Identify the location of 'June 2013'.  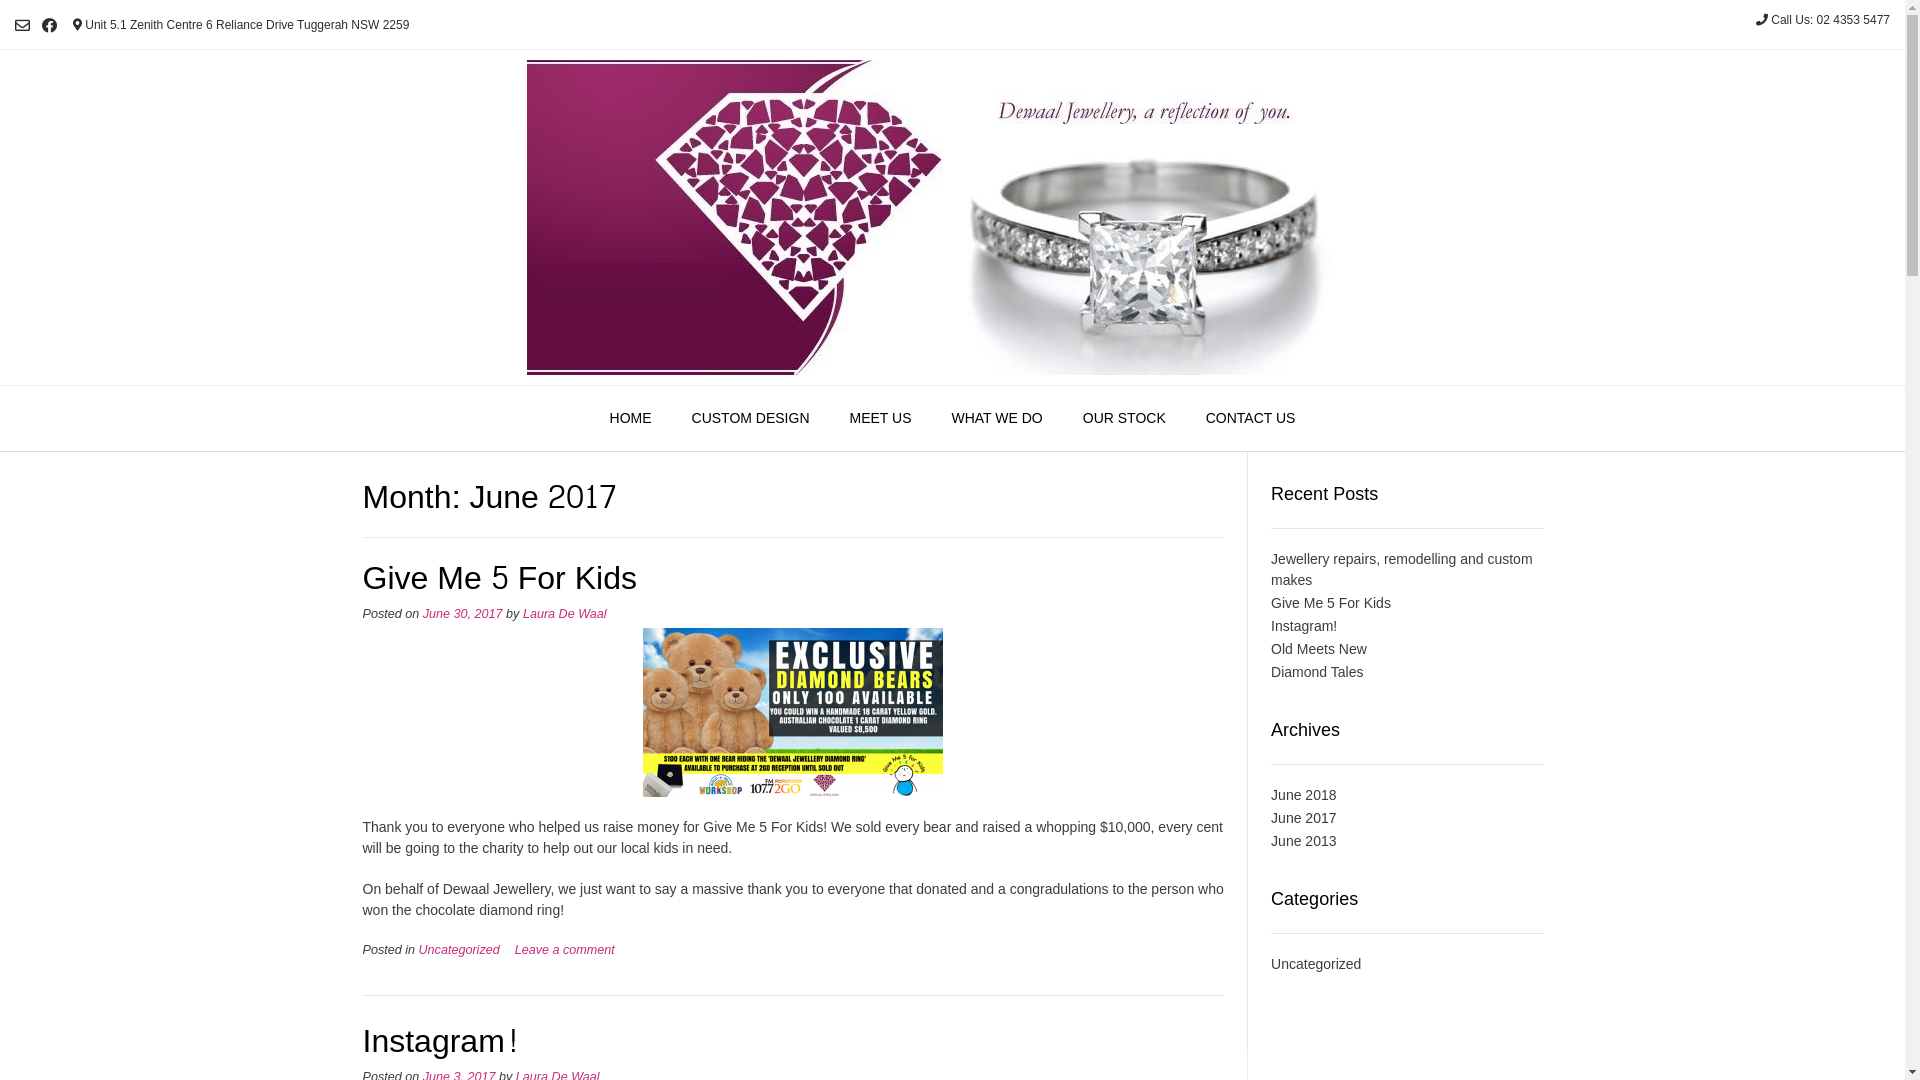
(1303, 840).